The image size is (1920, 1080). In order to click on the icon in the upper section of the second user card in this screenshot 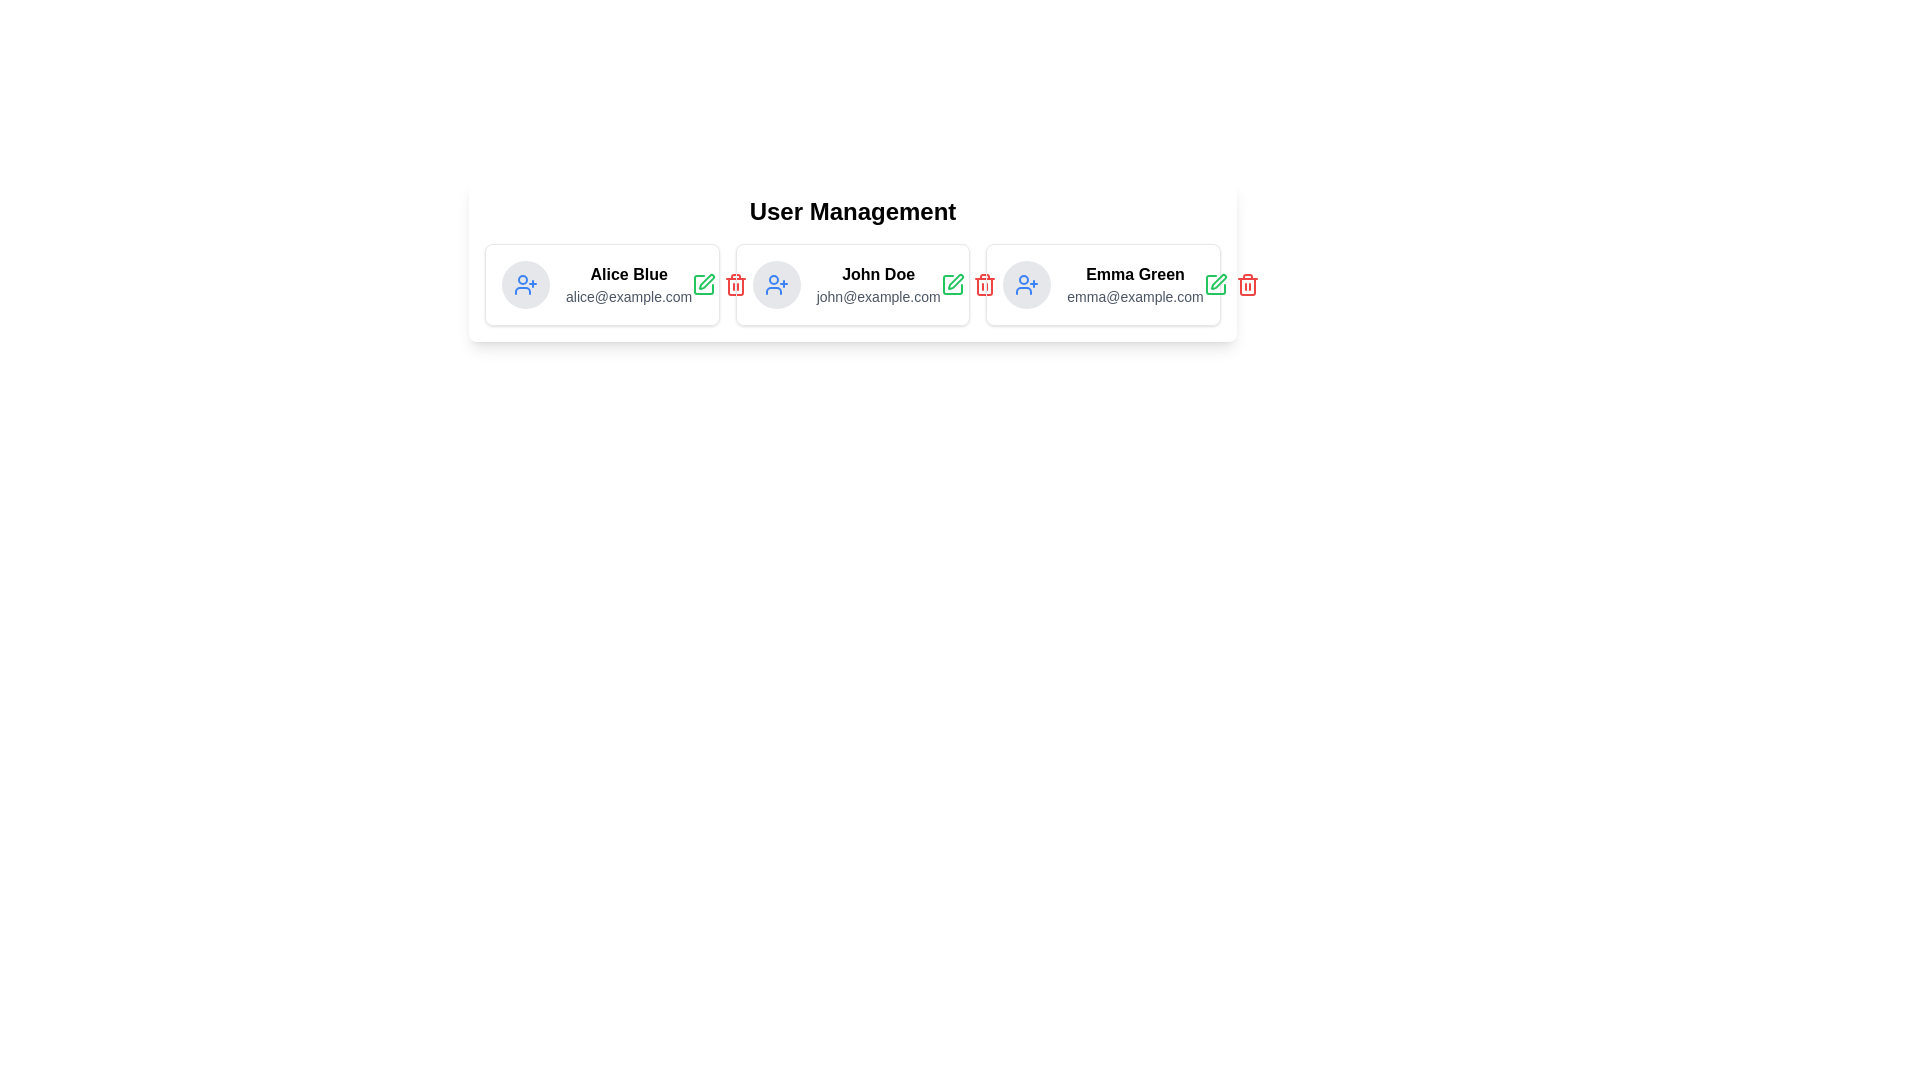, I will do `click(526, 285)`.